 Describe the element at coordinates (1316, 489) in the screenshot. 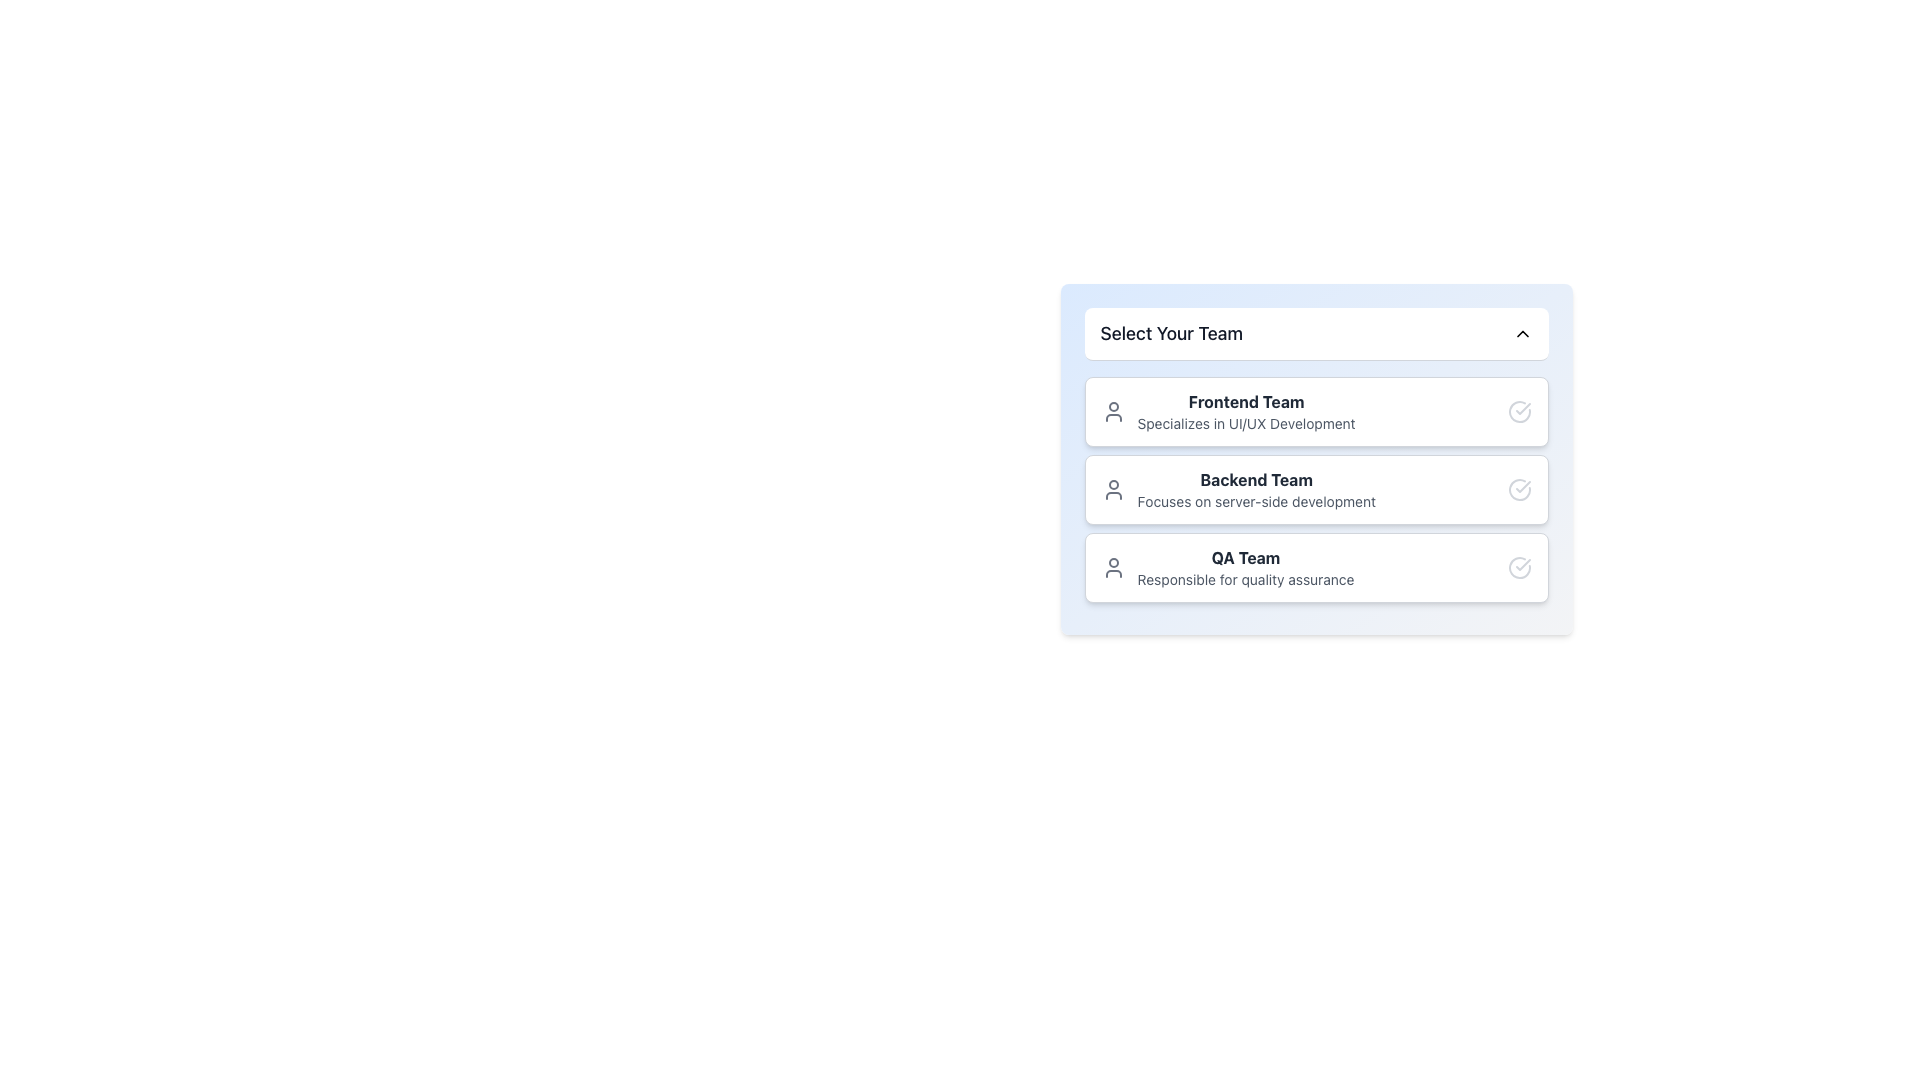

I see `the 'Backend Team' option in the team selection panel` at that location.